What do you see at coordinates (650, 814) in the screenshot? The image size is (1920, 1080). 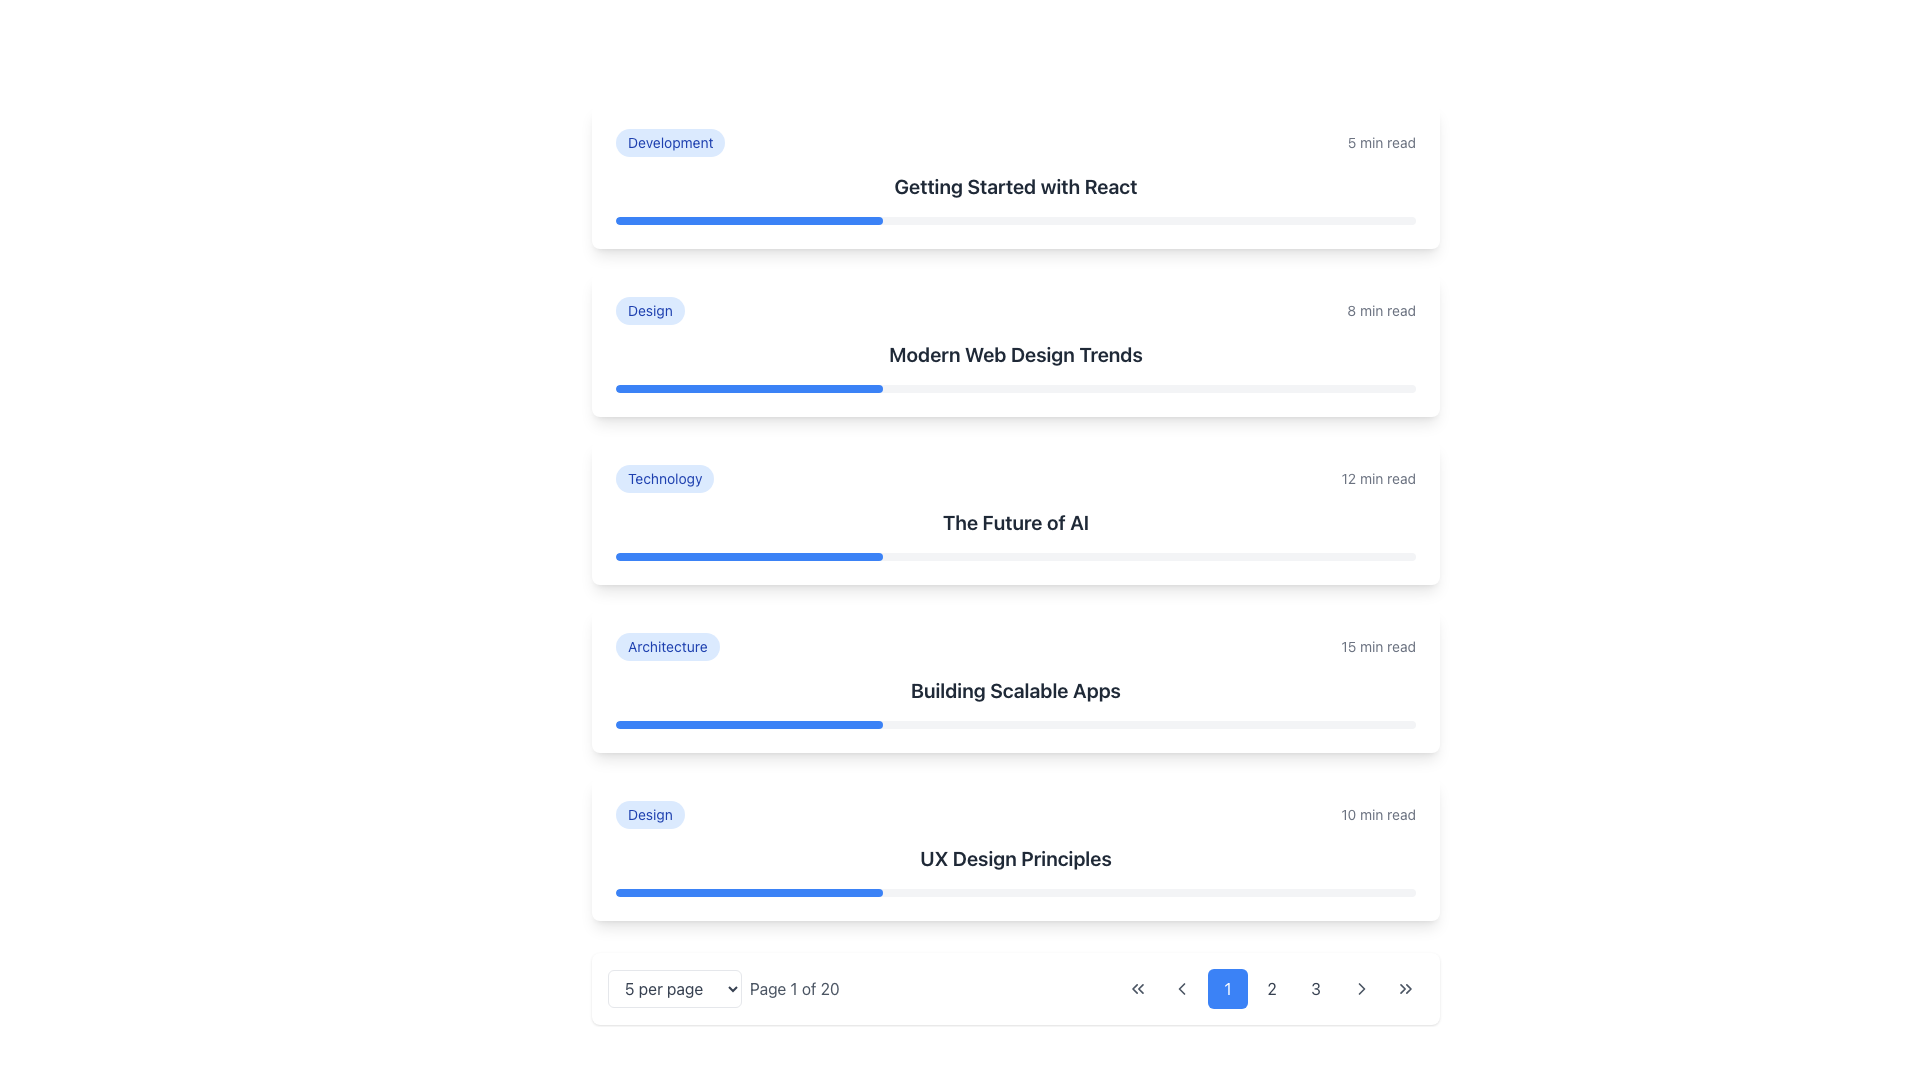 I see `the category label located in the fifth row, positioned to the left of the text 'UX Design Principles' and aligned with the reading duration '10 min read'` at bounding box center [650, 814].